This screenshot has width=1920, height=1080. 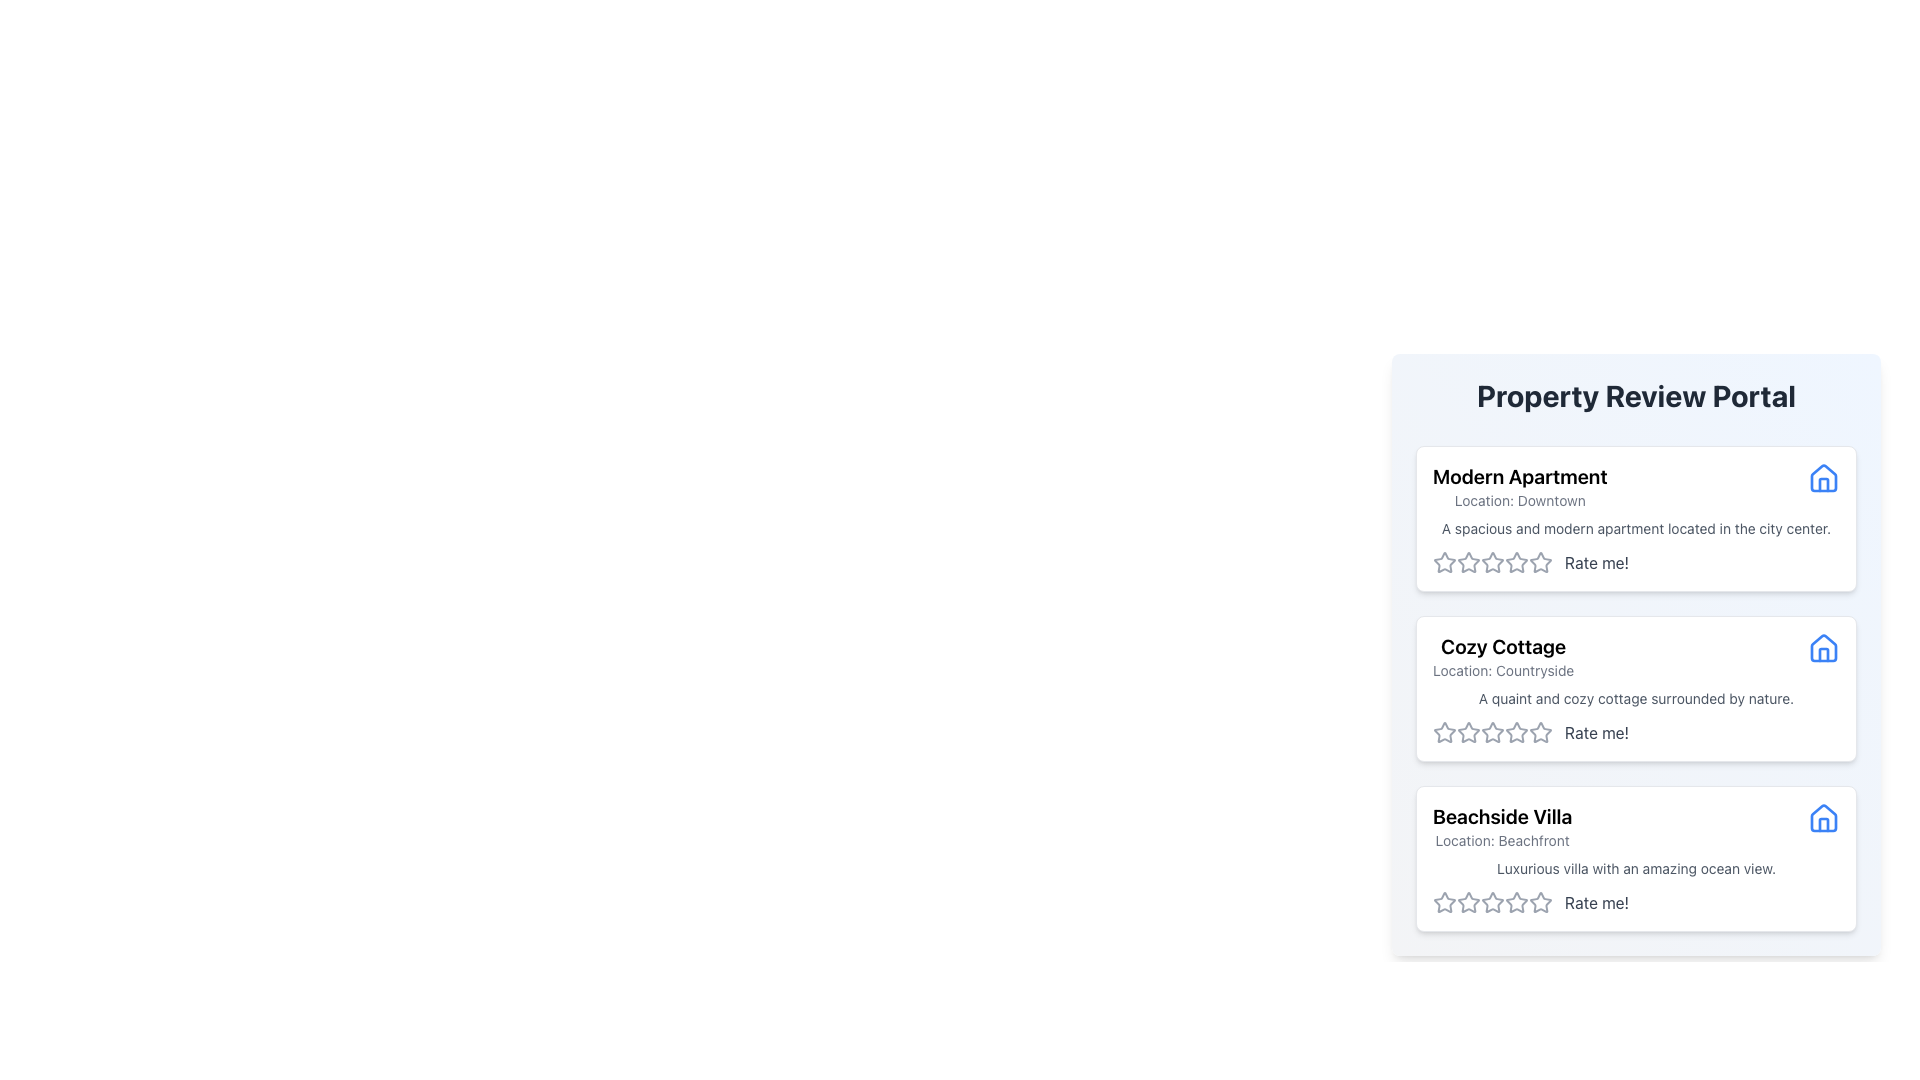 I want to click on the text label displaying 'Modern Apartment', which is a bold heading at the top-left corner of the property listing card, so click(x=1520, y=477).